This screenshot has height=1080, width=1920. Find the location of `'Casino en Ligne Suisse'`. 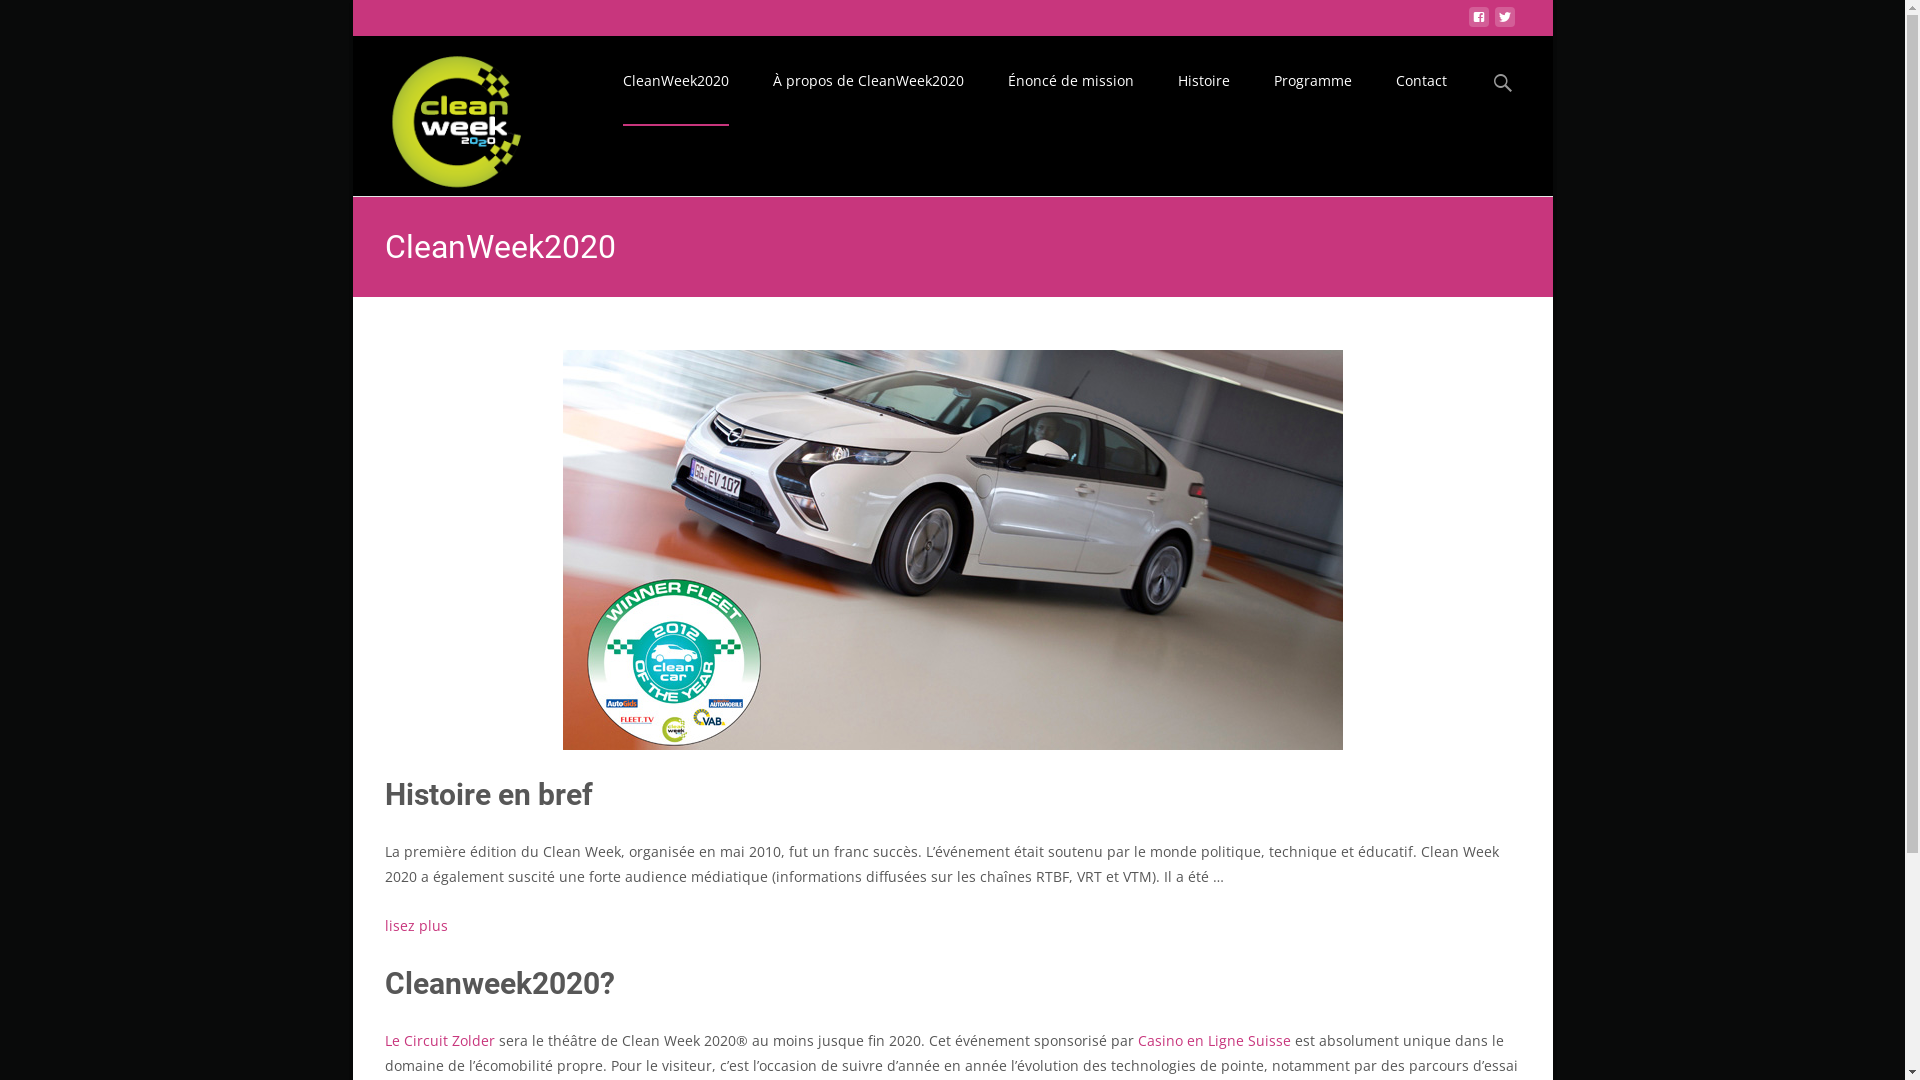

'Casino en Ligne Suisse' is located at coordinates (1137, 1039).